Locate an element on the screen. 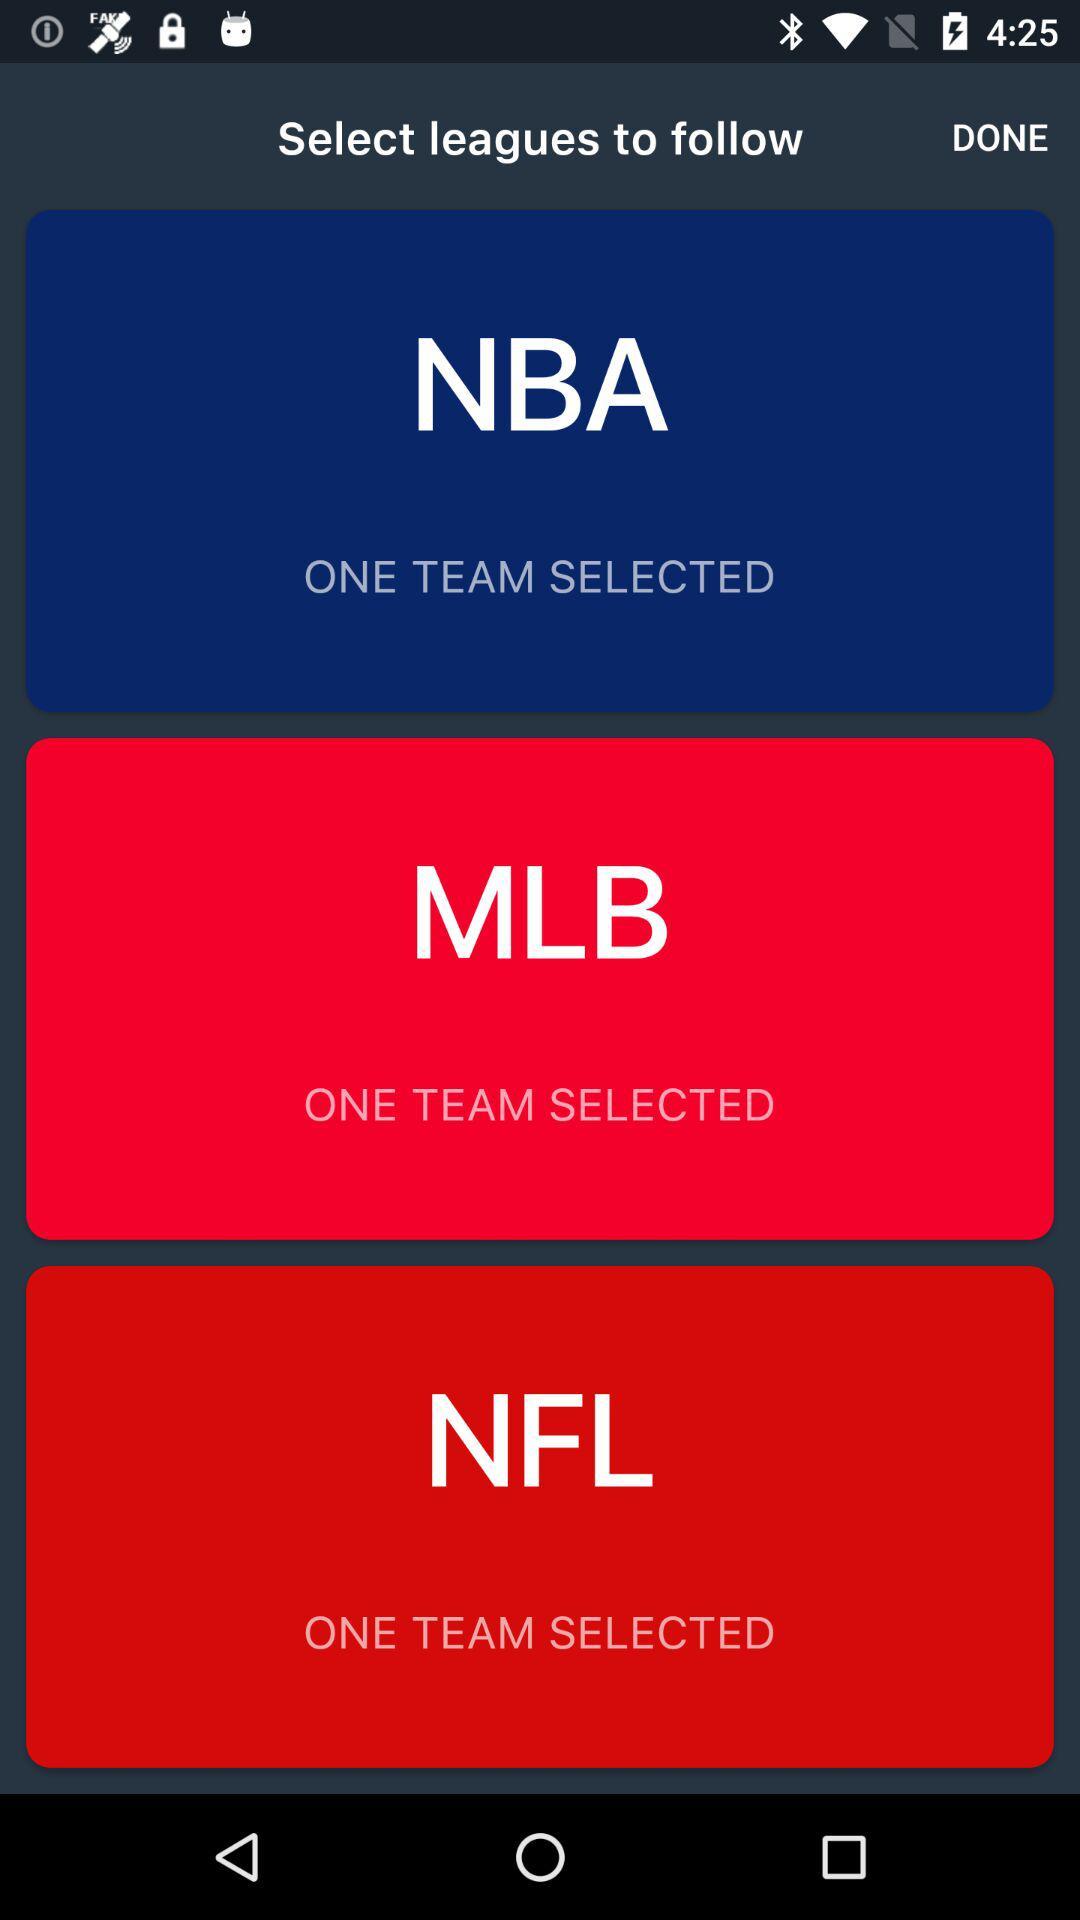 Image resolution: width=1080 pixels, height=1920 pixels. the done item is located at coordinates (1000, 135).